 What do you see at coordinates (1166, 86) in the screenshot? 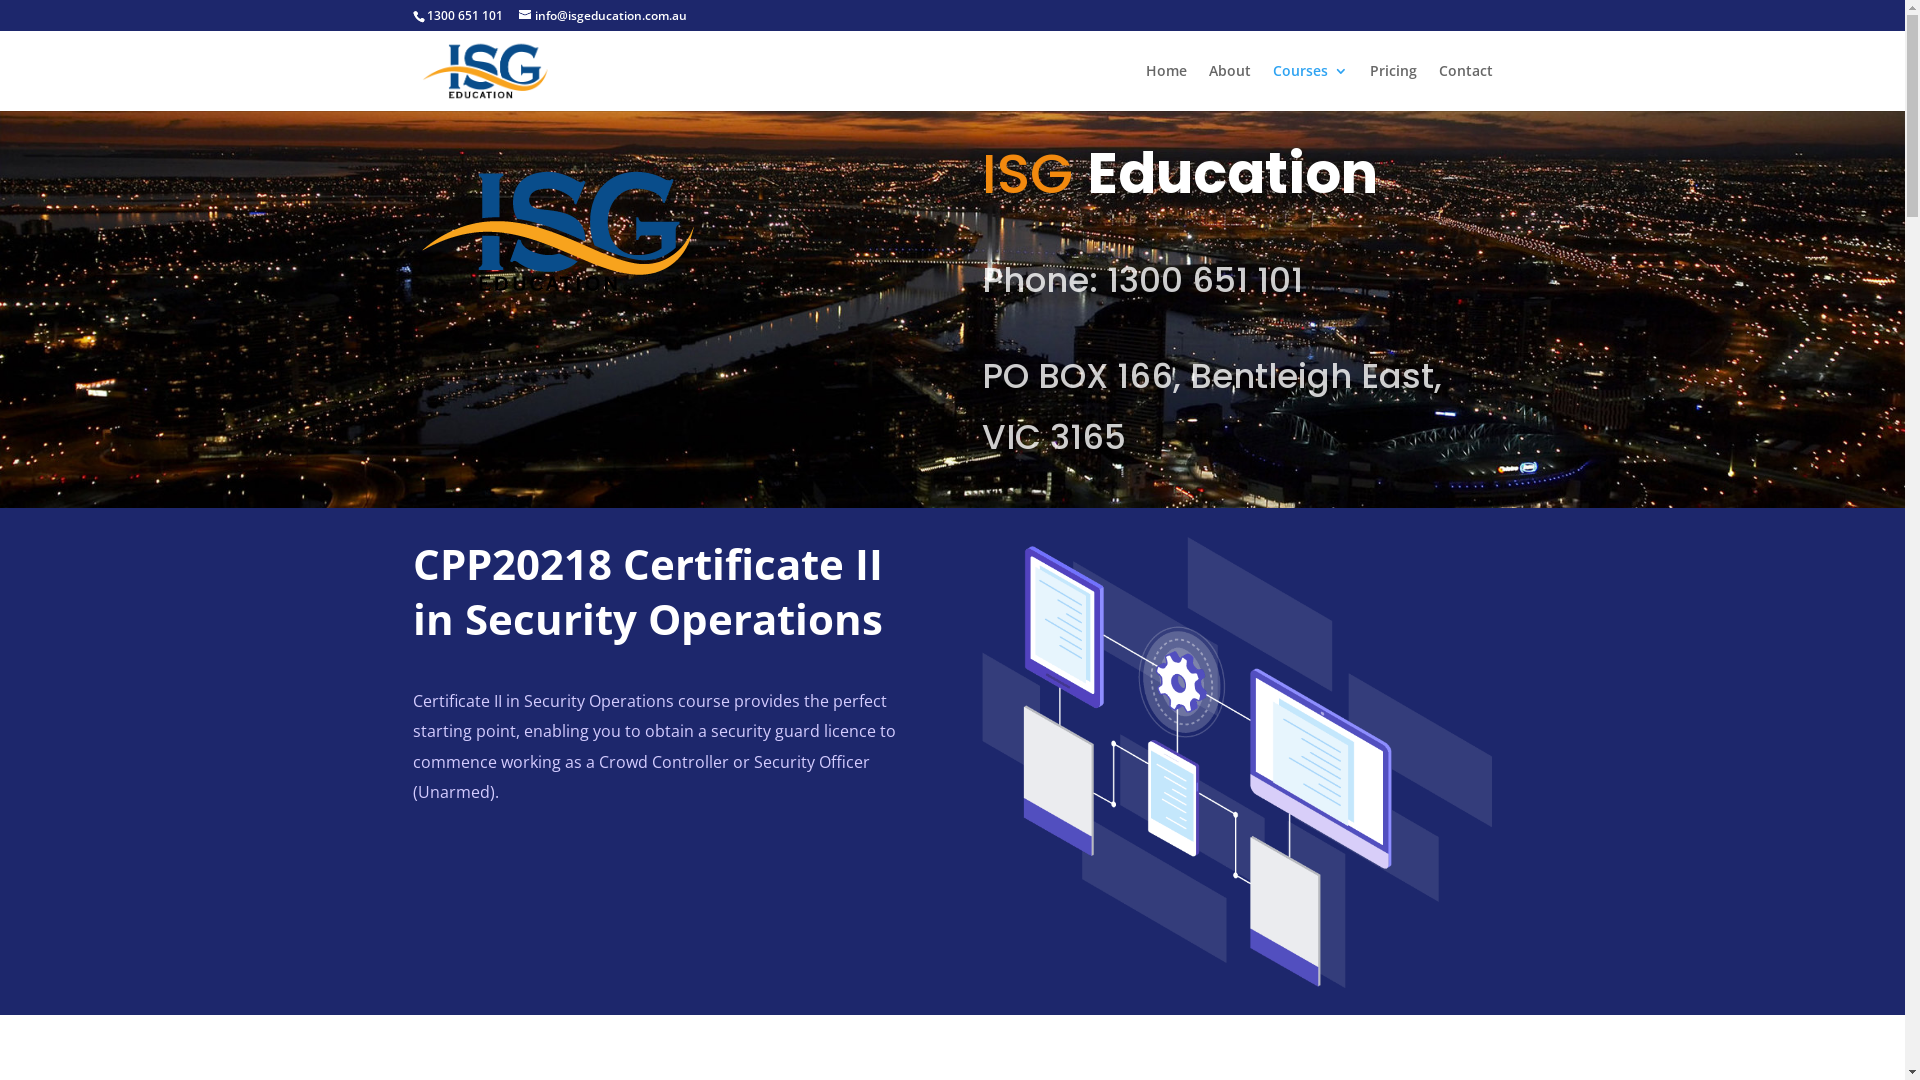
I see `'Home'` at bounding box center [1166, 86].